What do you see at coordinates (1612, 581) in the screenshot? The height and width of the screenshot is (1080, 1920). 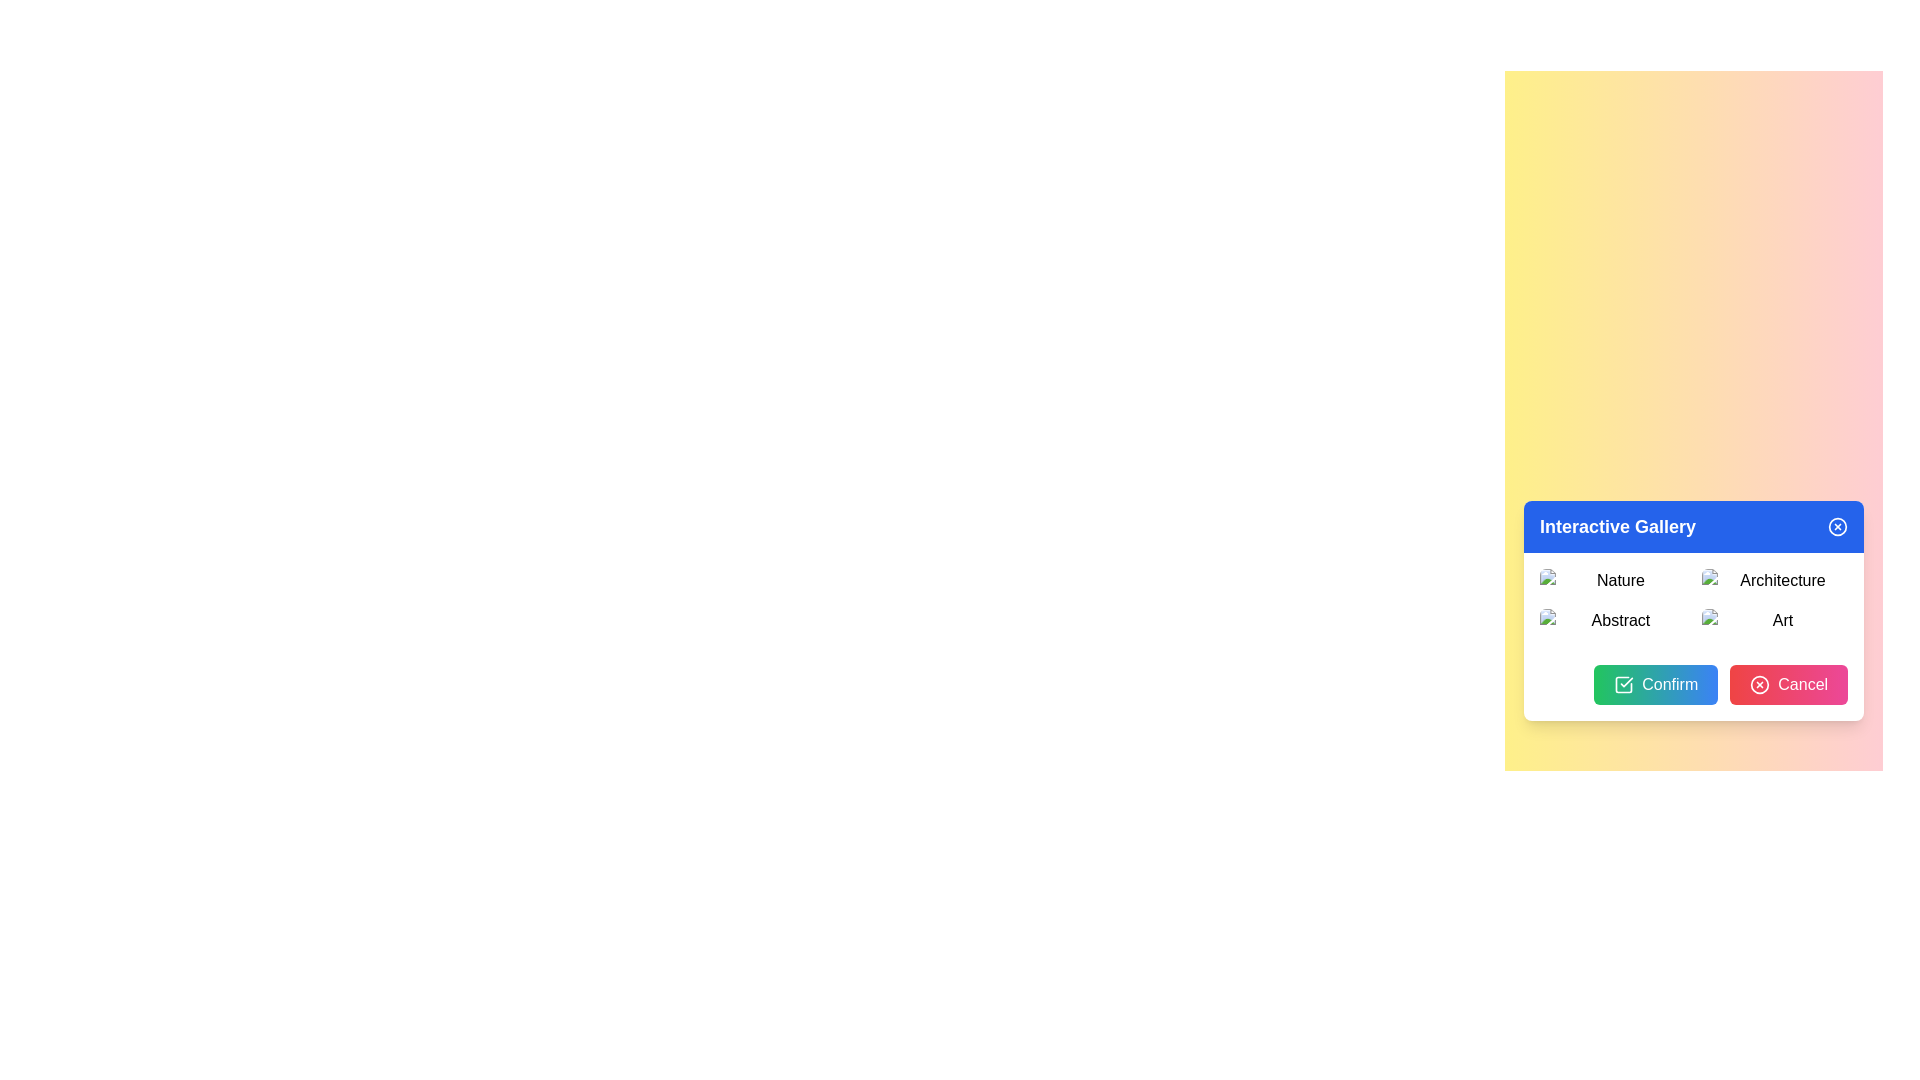 I see `the Text Label located at the top-left corner of the 'Interactive Gallery' modal, which is positioned above the leftmost image placeholder in the first row` at bounding box center [1612, 581].